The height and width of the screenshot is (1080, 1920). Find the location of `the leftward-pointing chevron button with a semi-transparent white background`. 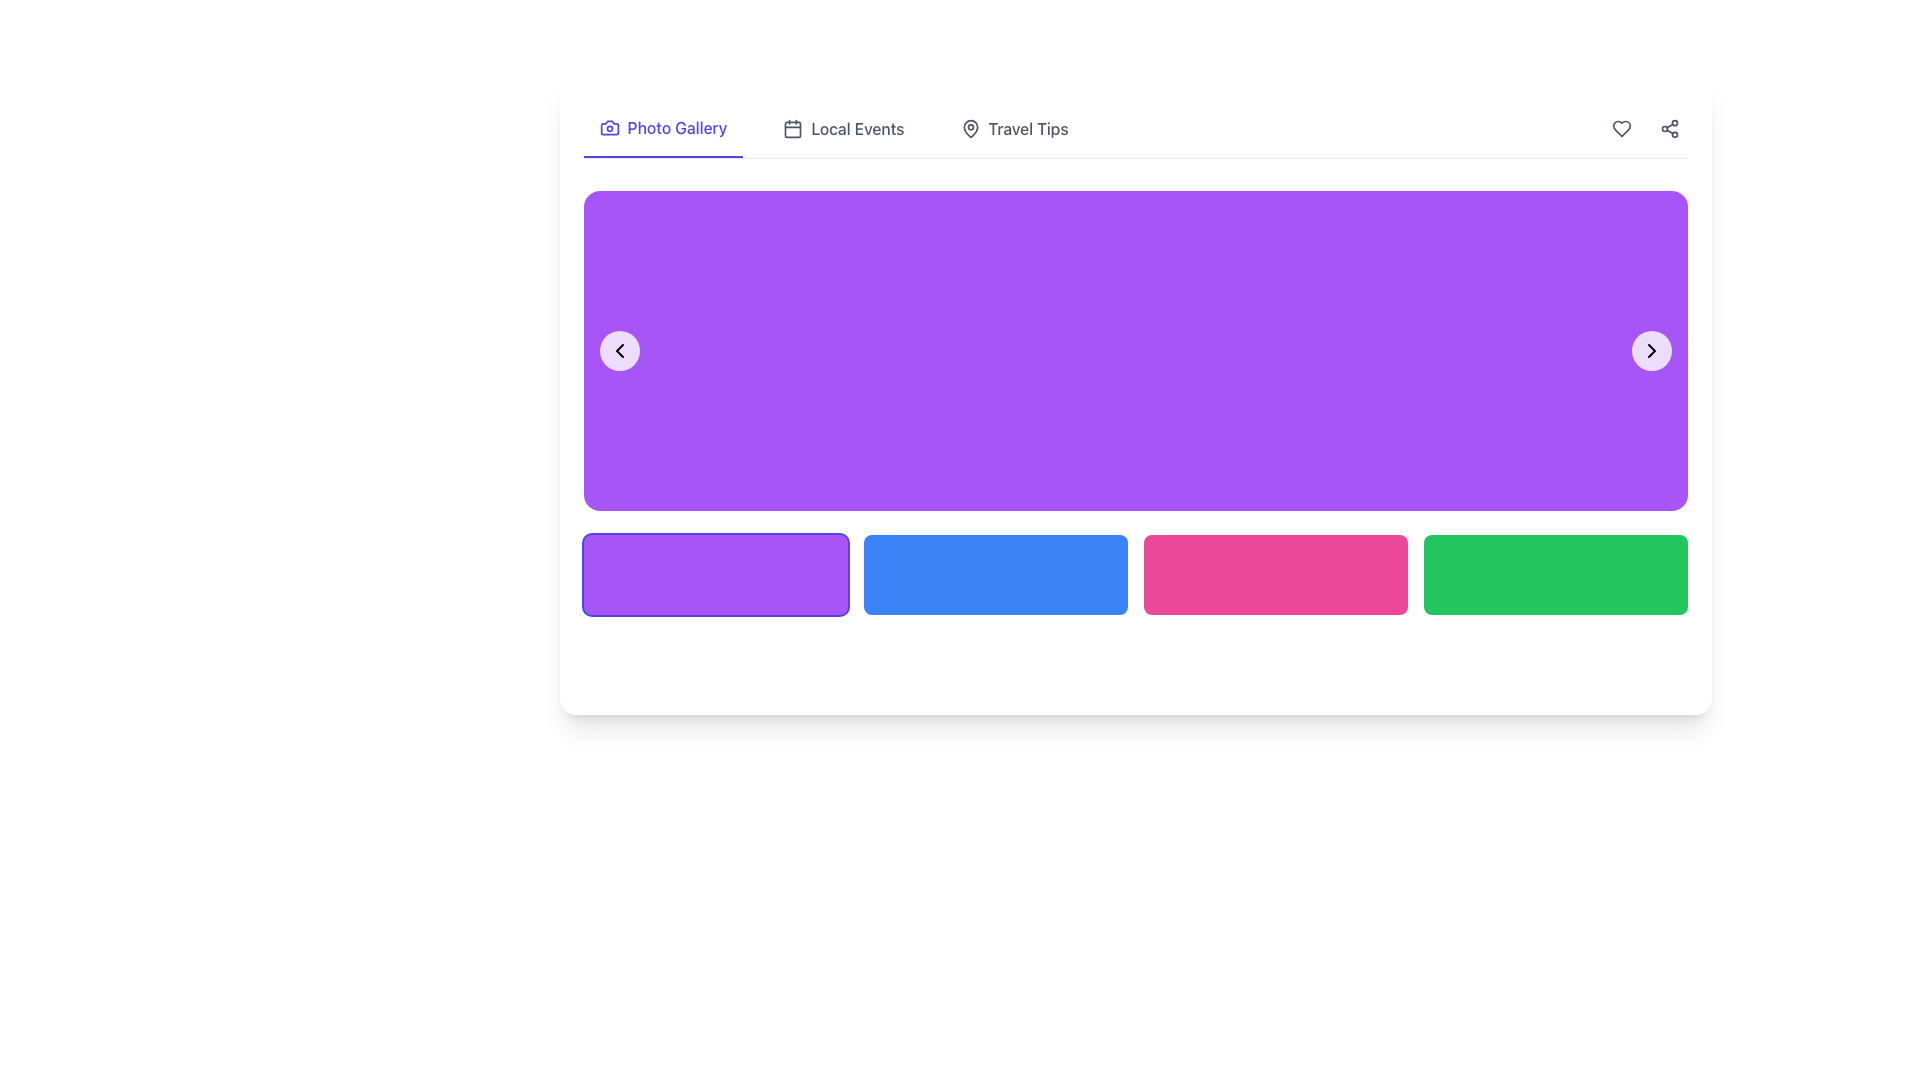

the leftward-pointing chevron button with a semi-transparent white background is located at coordinates (618, 350).